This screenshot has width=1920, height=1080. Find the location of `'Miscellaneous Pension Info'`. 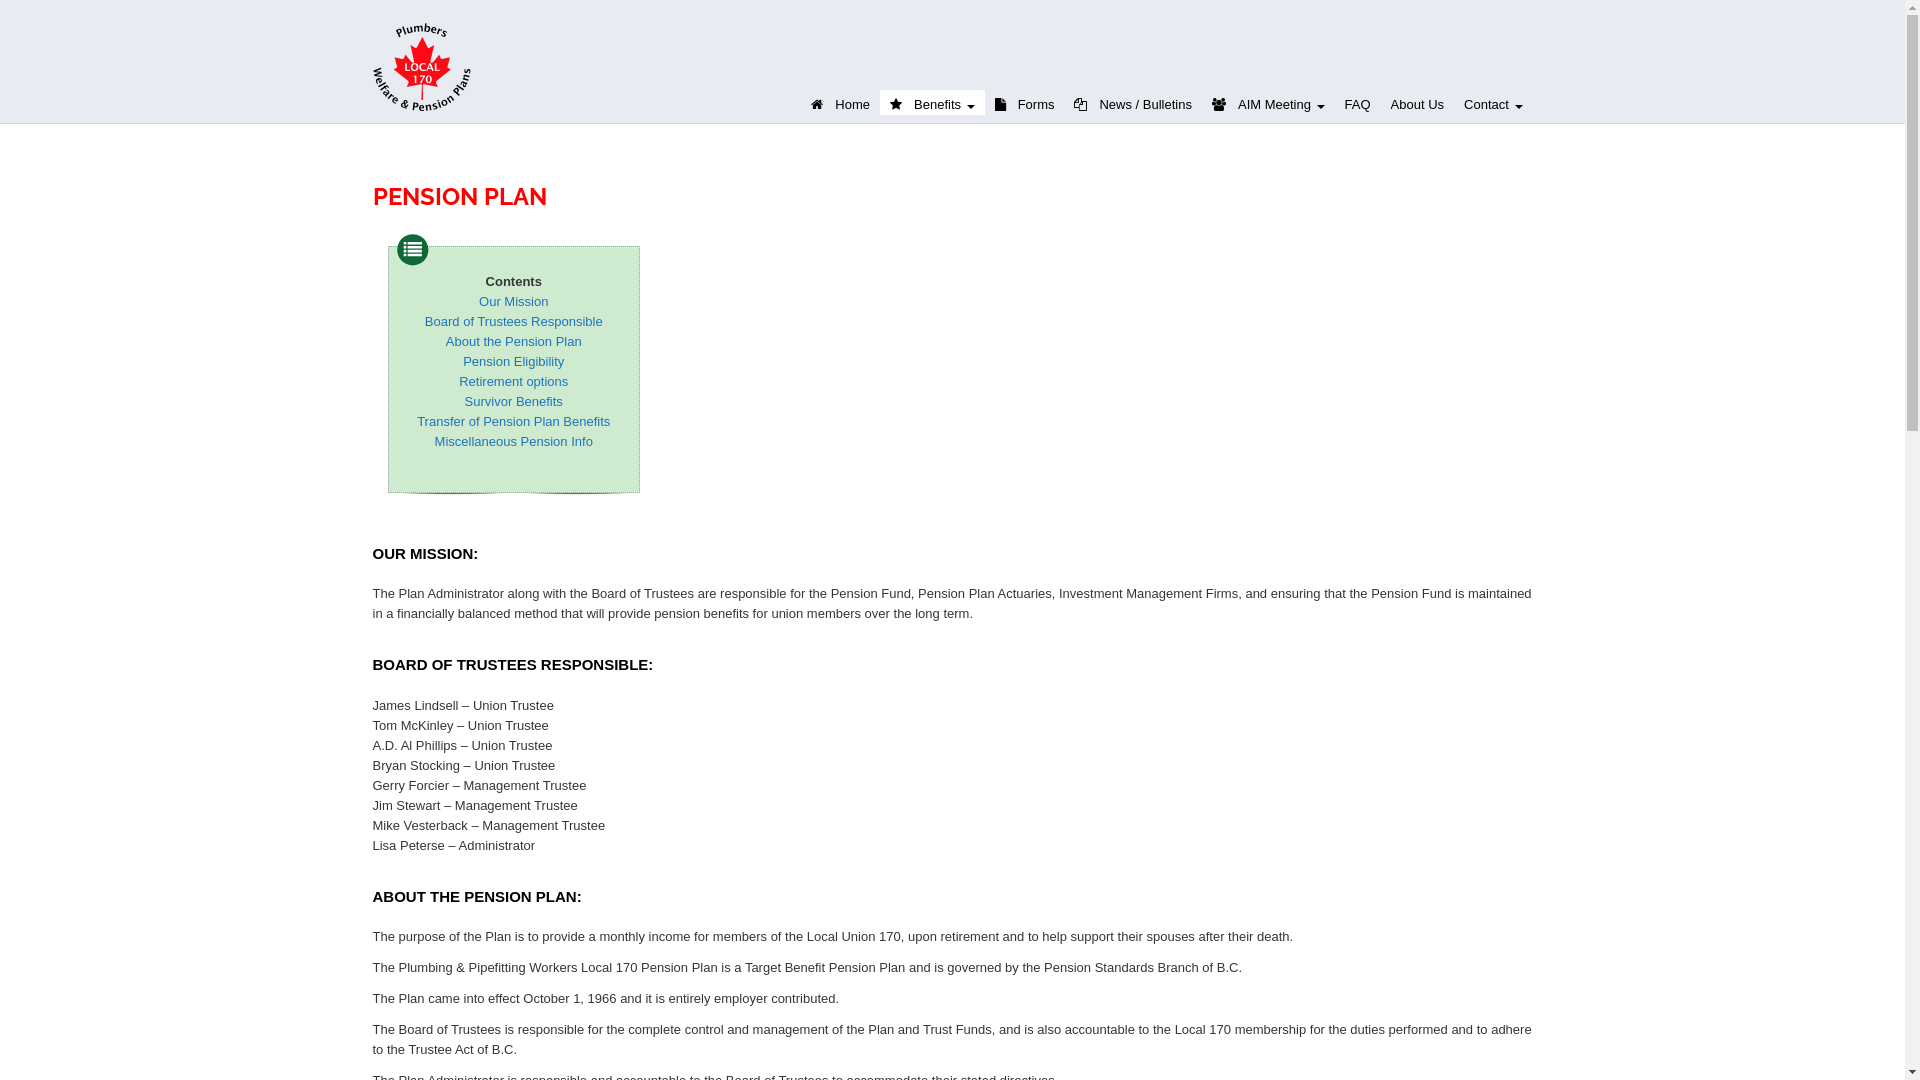

'Miscellaneous Pension Info' is located at coordinates (513, 440).